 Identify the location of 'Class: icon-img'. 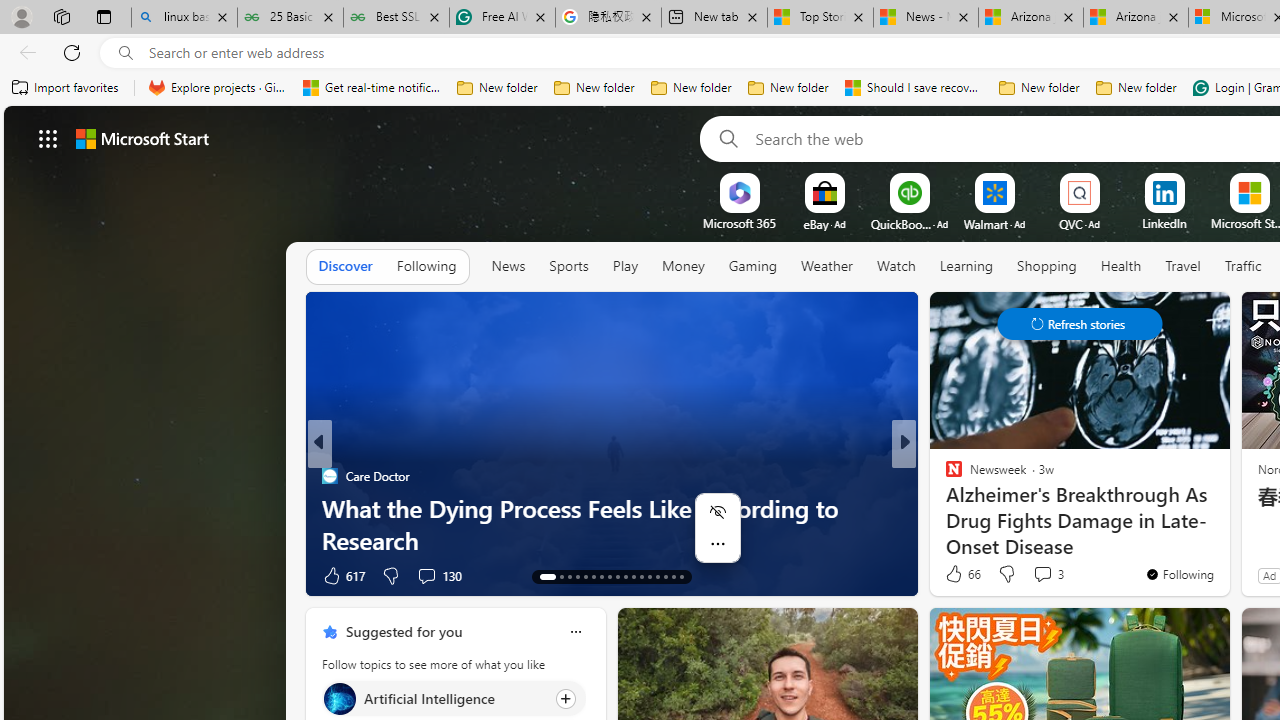
(574, 632).